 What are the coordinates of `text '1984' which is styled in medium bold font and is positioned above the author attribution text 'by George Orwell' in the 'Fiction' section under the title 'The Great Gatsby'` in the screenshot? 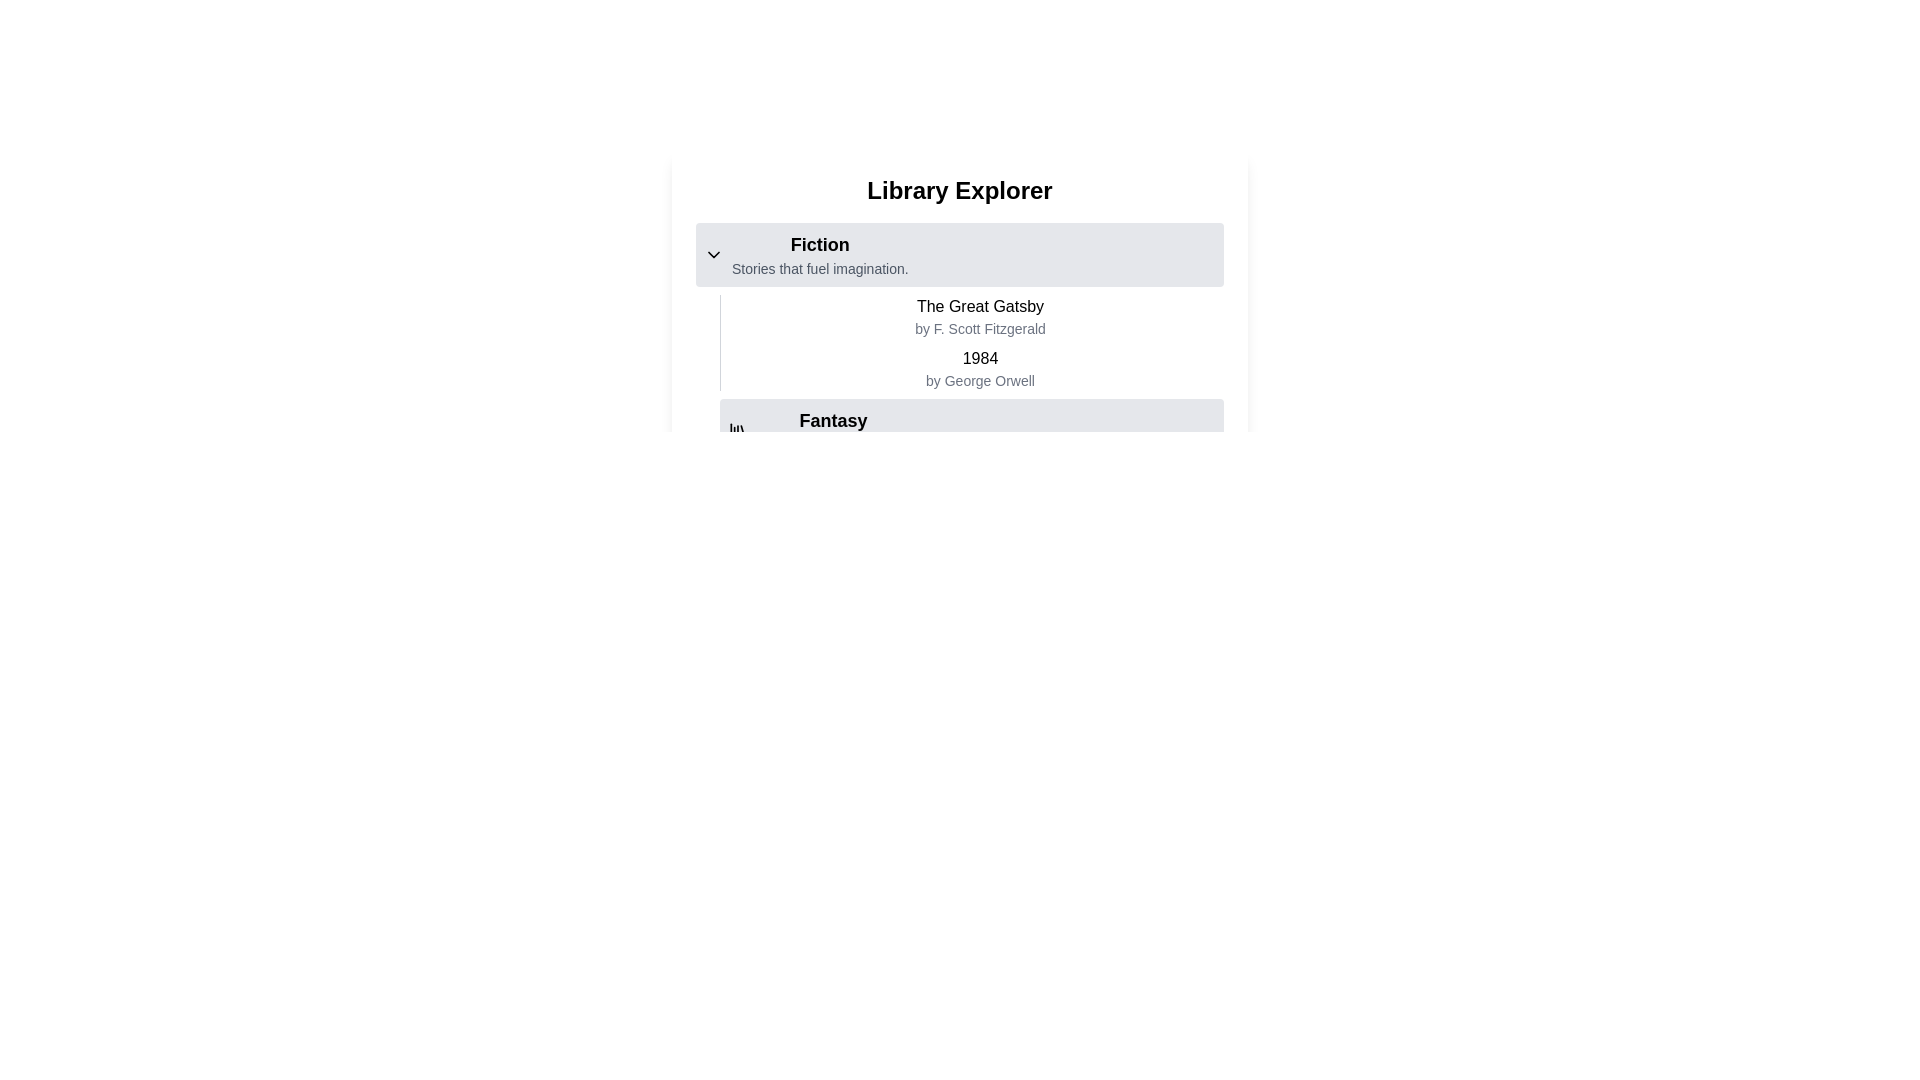 It's located at (980, 357).